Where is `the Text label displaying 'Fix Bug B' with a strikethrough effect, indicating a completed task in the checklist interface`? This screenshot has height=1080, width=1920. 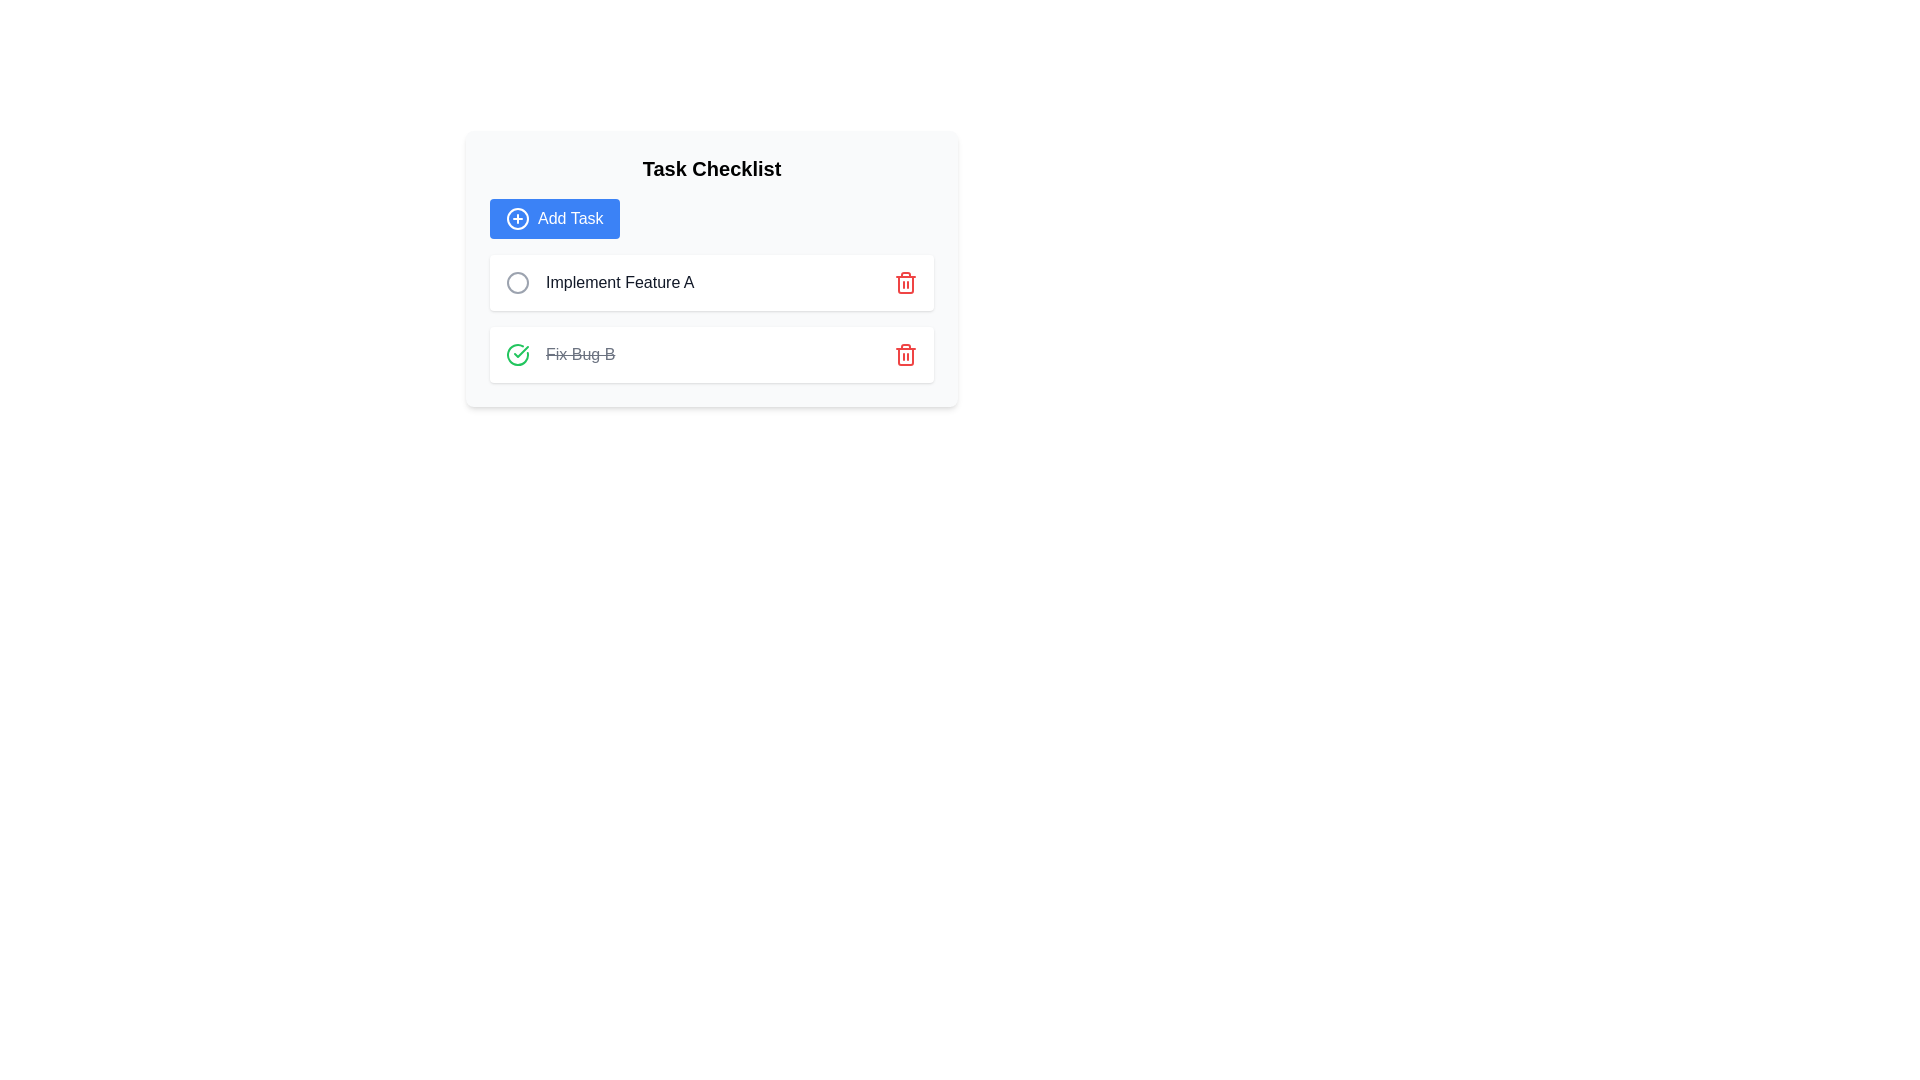 the Text label displaying 'Fix Bug B' with a strikethrough effect, indicating a completed task in the checklist interface is located at coordinates (579, 353).